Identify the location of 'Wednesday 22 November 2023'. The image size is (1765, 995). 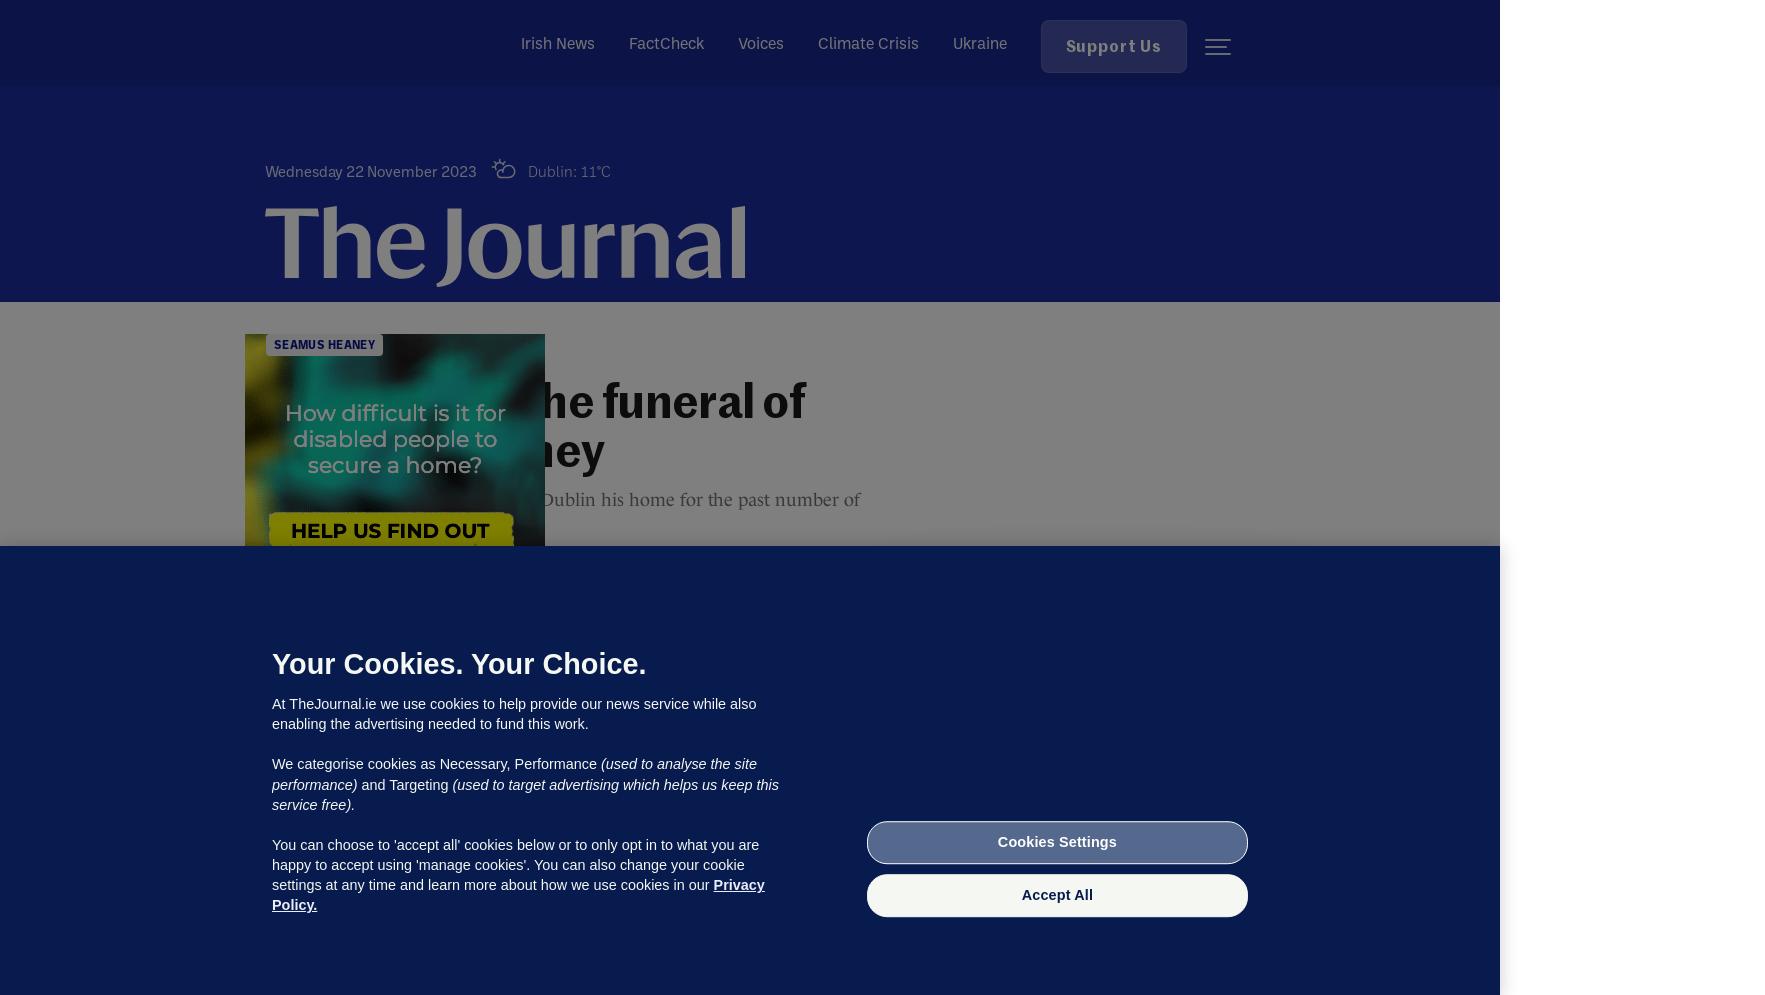
(370, 171).